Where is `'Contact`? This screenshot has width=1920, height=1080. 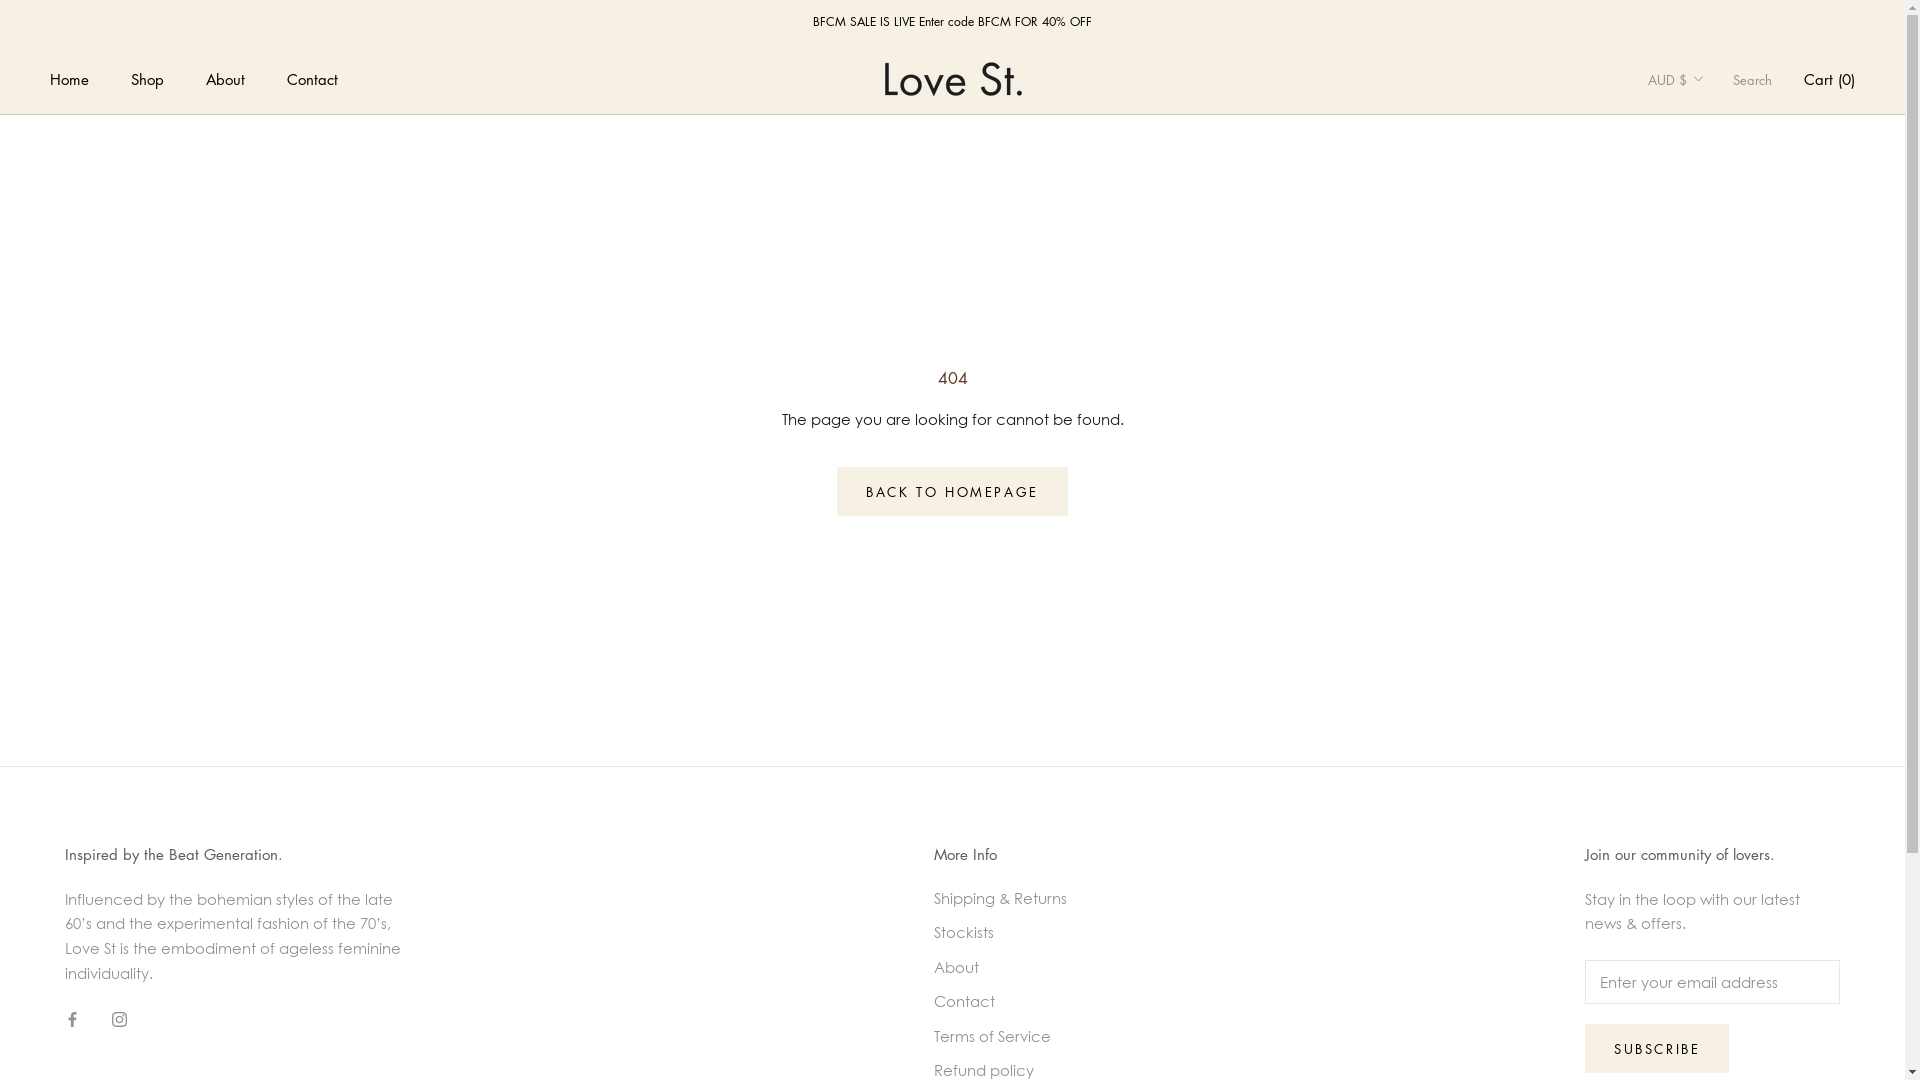 'Contact is located at coordinates (311, 77).